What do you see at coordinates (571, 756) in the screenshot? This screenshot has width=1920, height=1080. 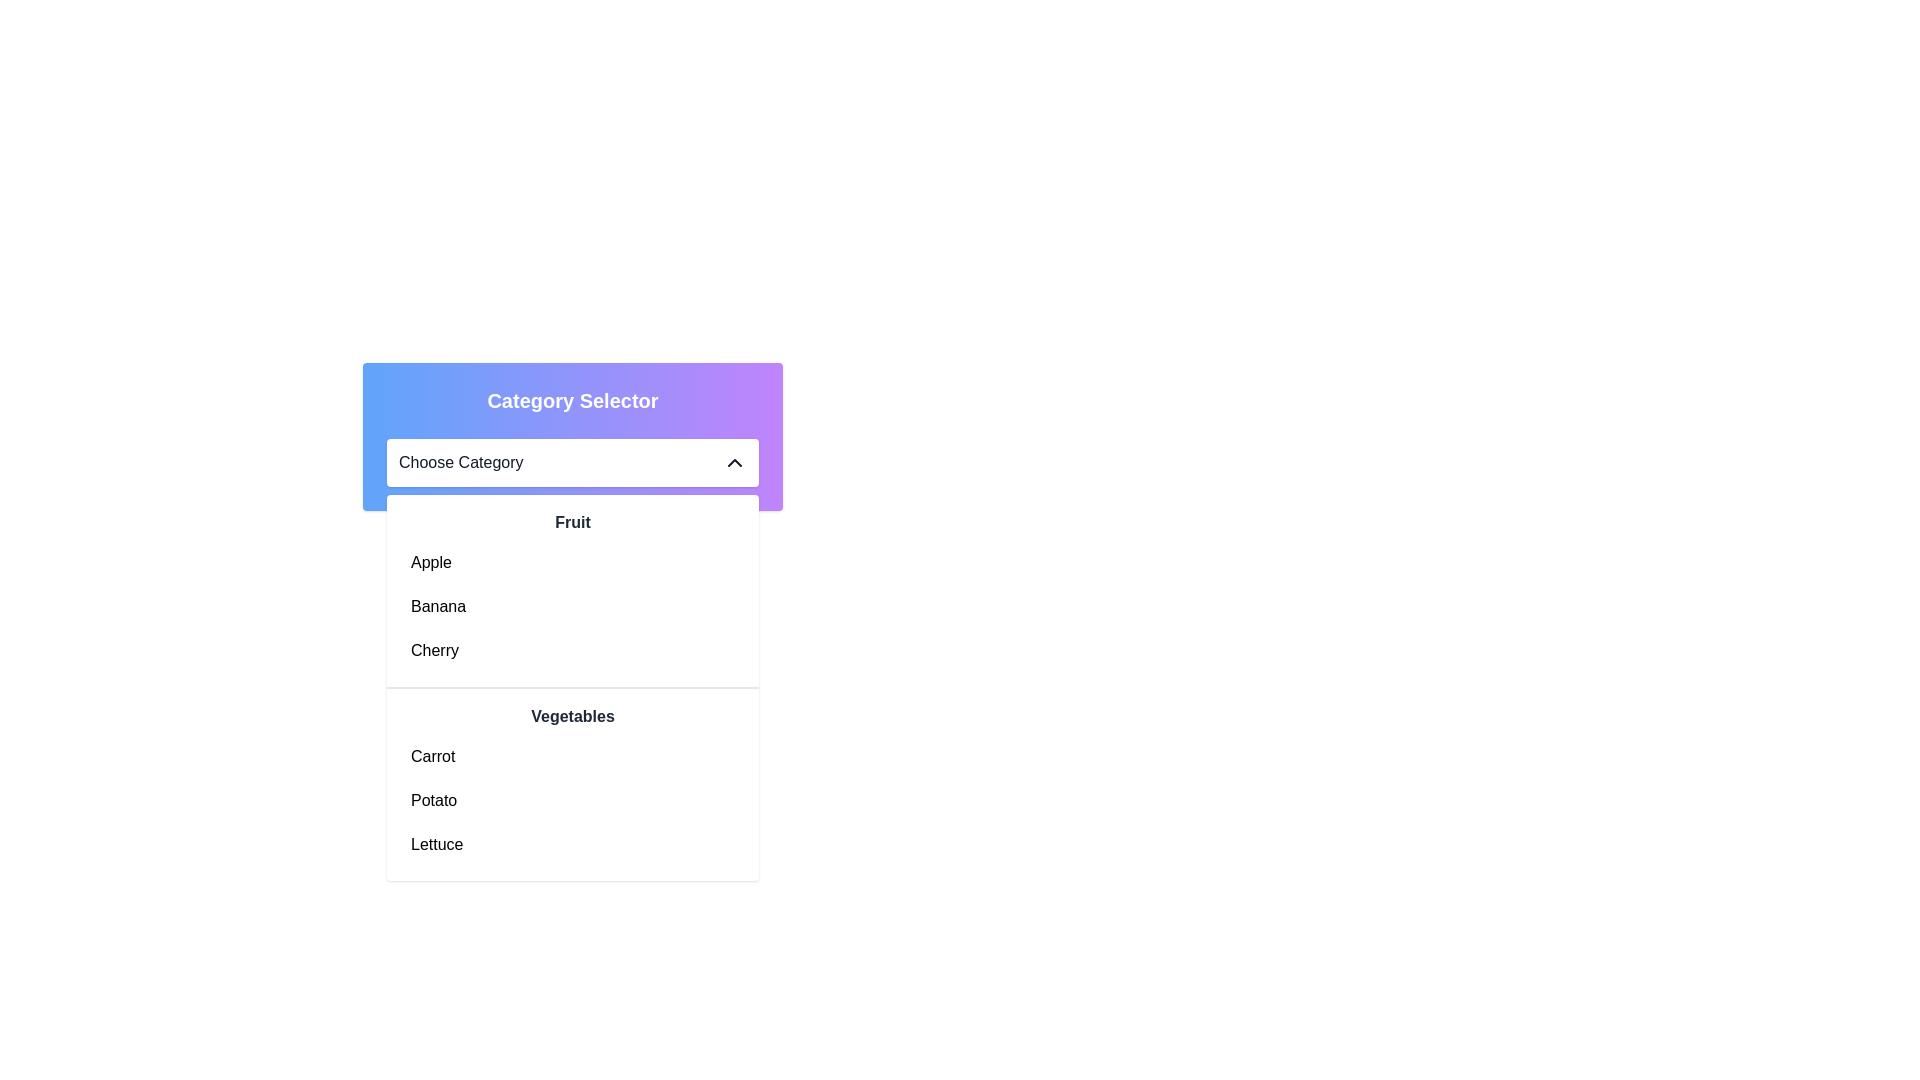 I see `to select the 'Carrot' option from the 'Vegetables' section of the dropdown list` at bounding box center [571, 756].